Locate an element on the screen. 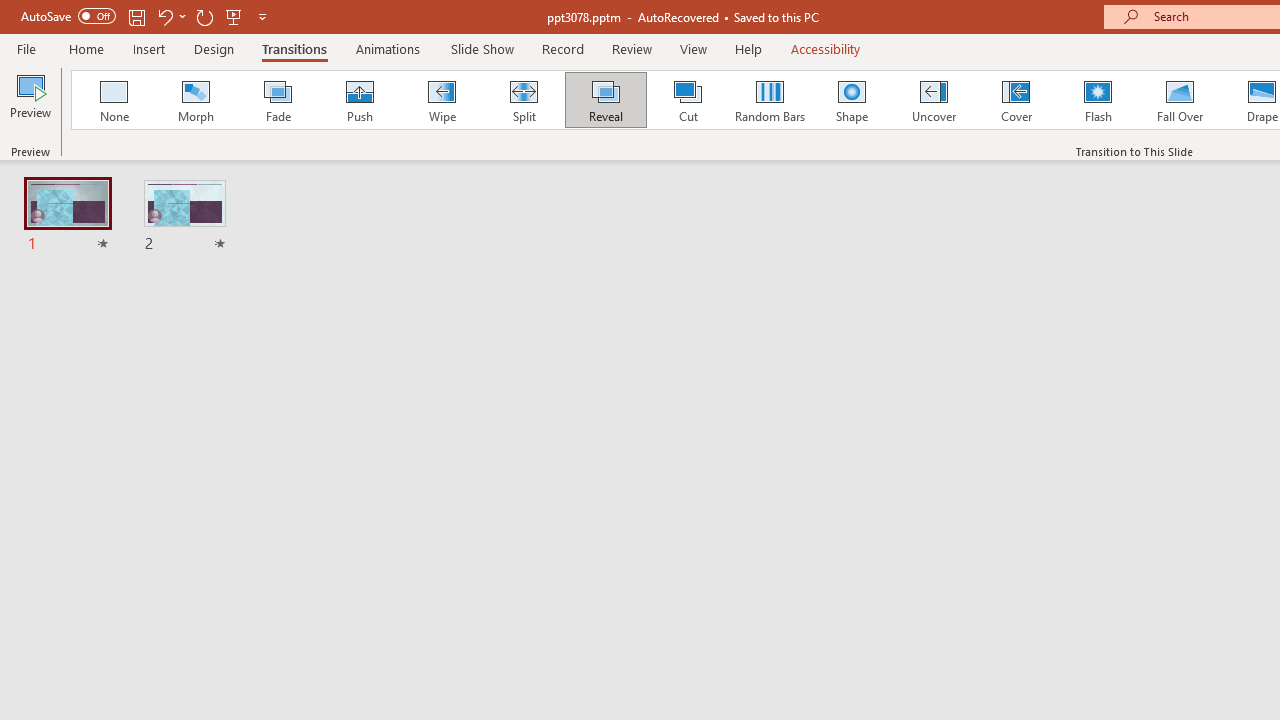 This screenshot has width=1280, height=720. 'Fall Over' is located at coordinates (1180, 100).